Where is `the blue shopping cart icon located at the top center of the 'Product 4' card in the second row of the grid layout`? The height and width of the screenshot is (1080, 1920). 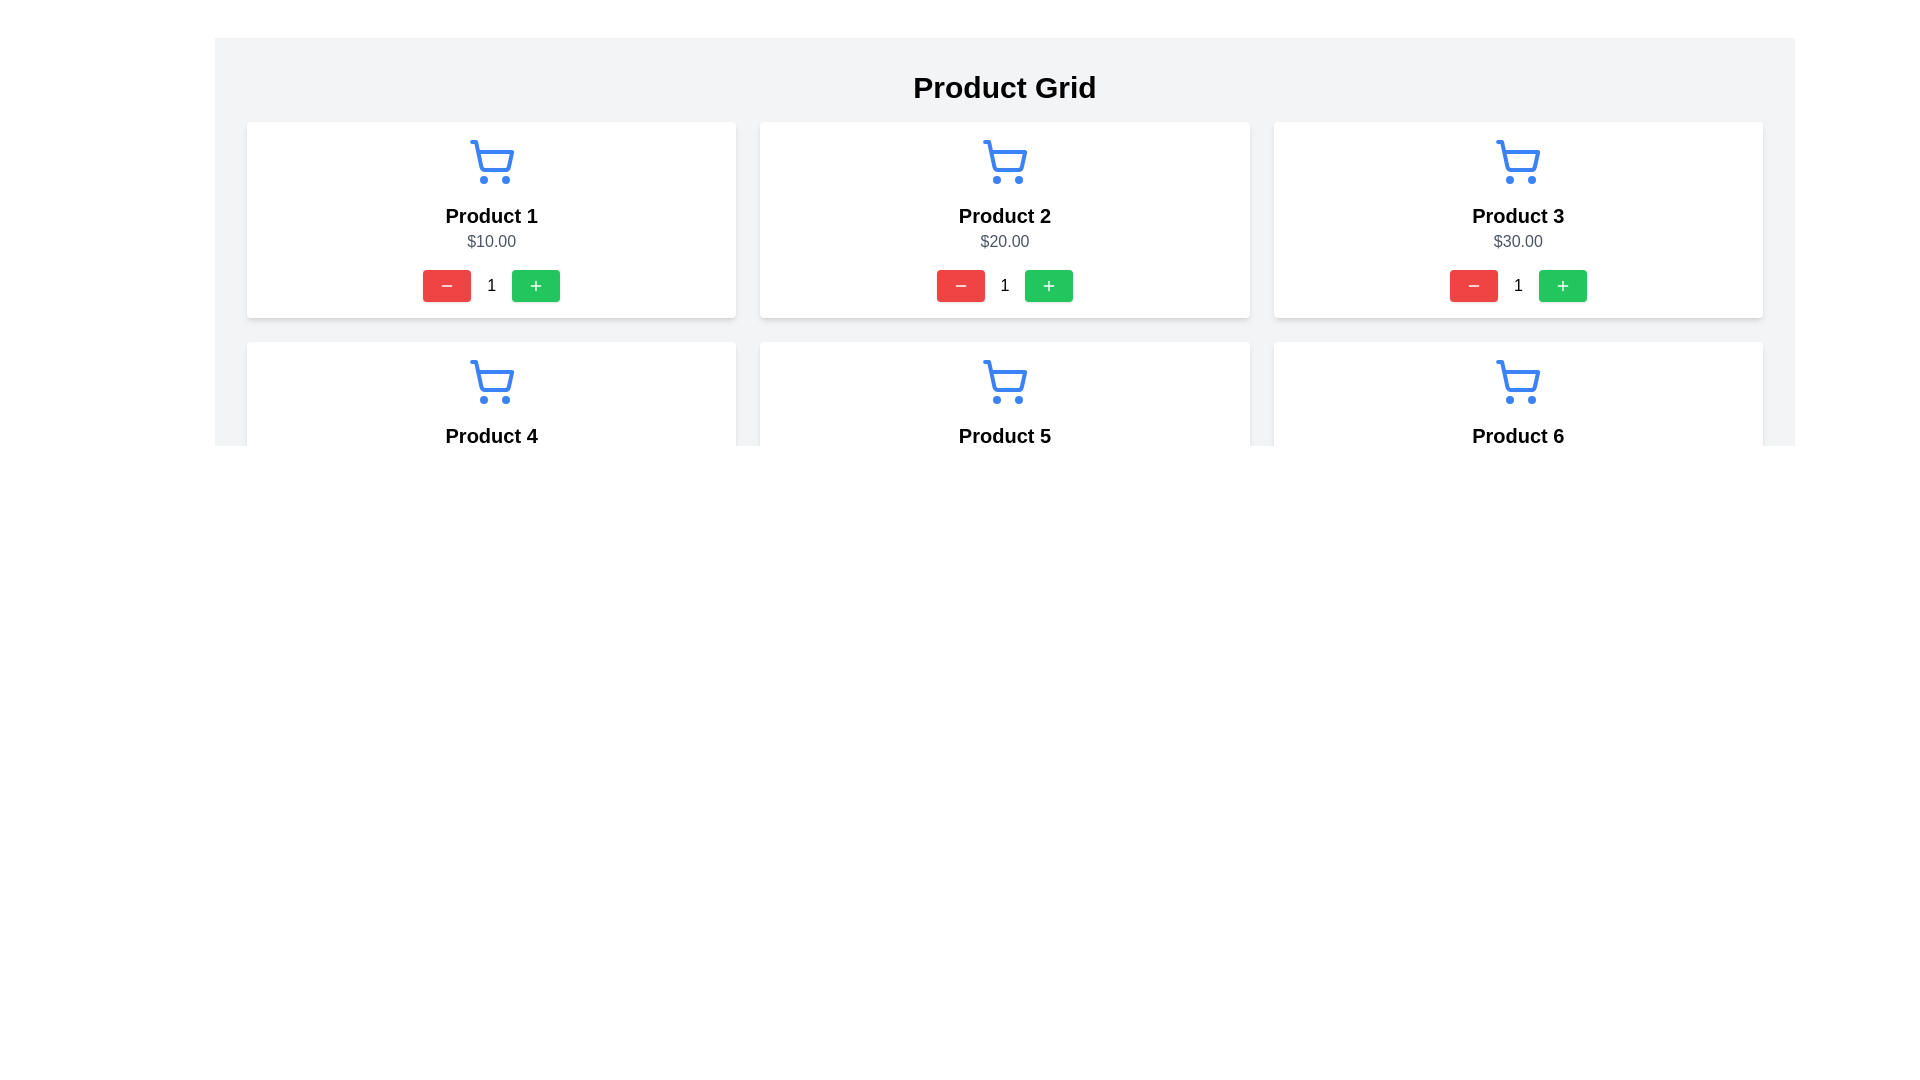 the blue shopping cart icon located at the top center of the 'Product 4' card in the second row of the grid layout is located at coordinates (491, 376).